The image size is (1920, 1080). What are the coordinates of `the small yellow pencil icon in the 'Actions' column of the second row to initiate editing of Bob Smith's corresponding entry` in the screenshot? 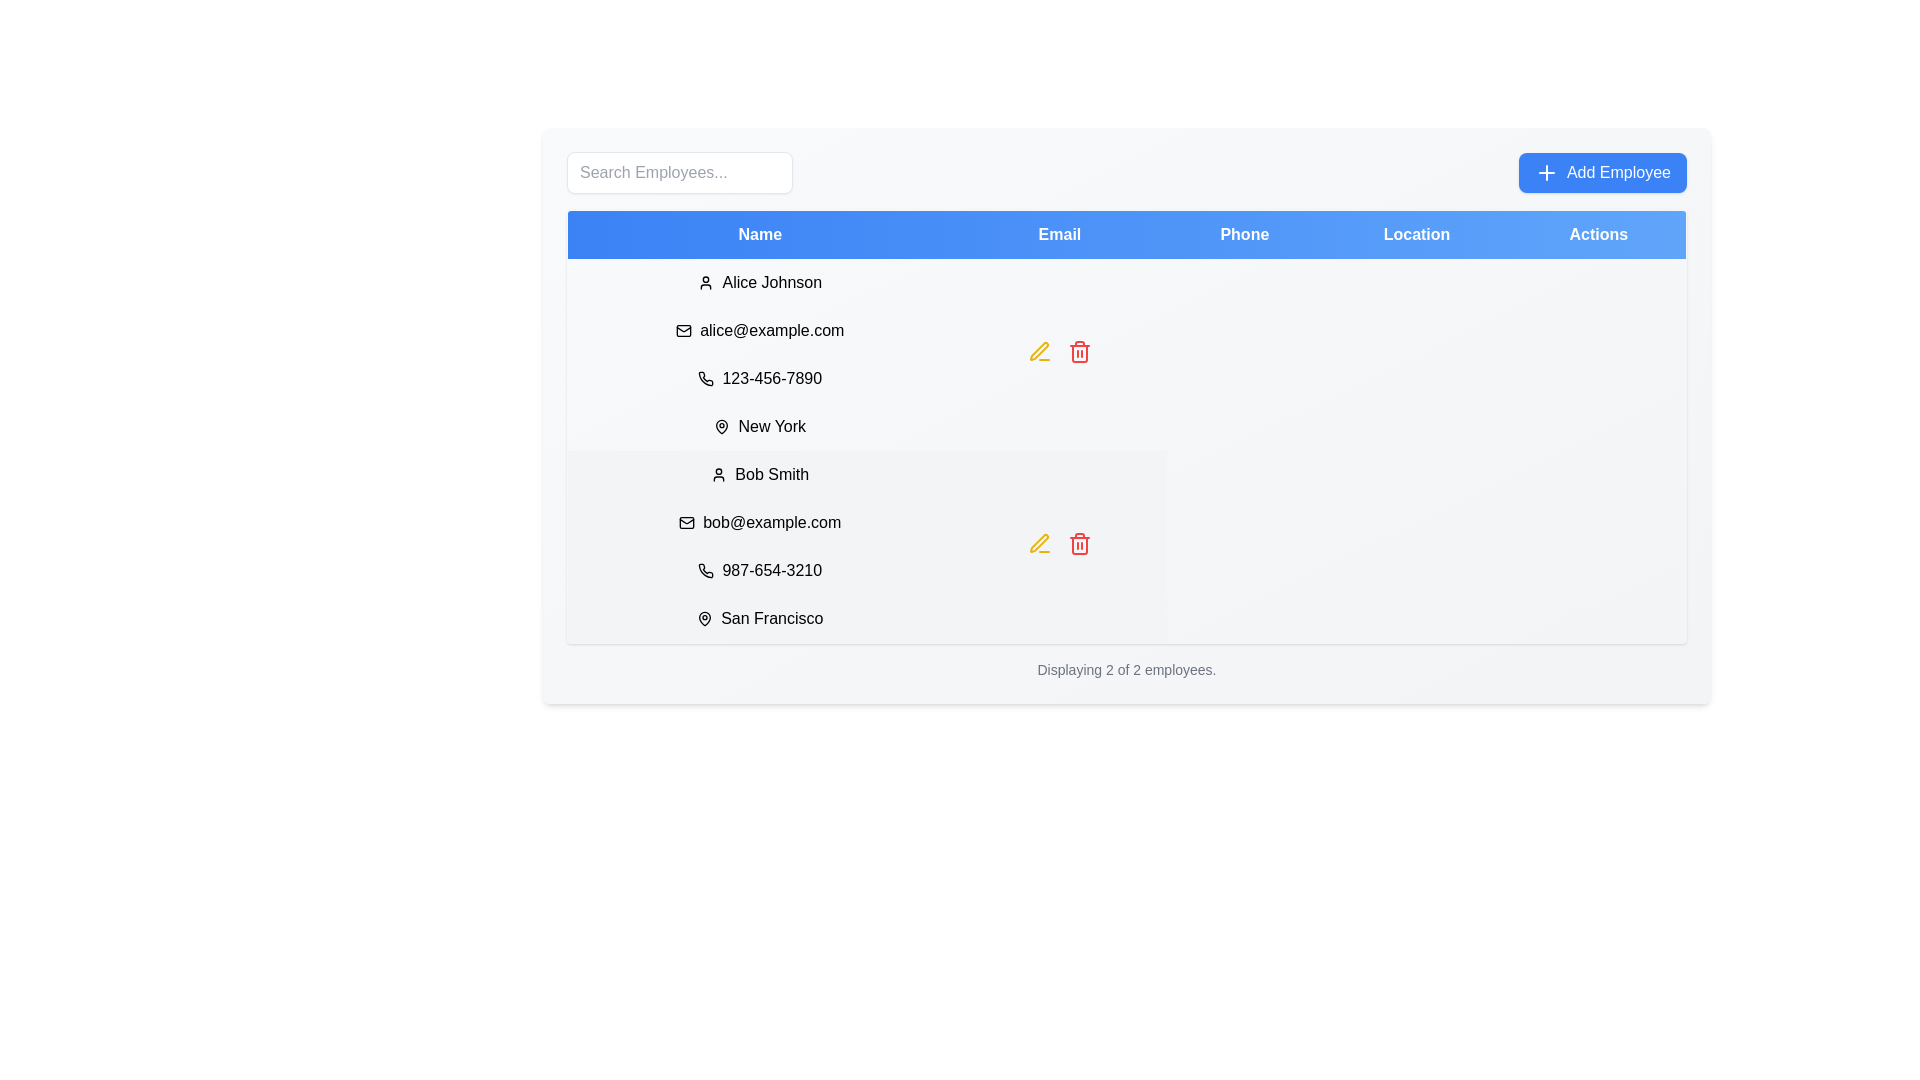 It's located at (1039, 350).